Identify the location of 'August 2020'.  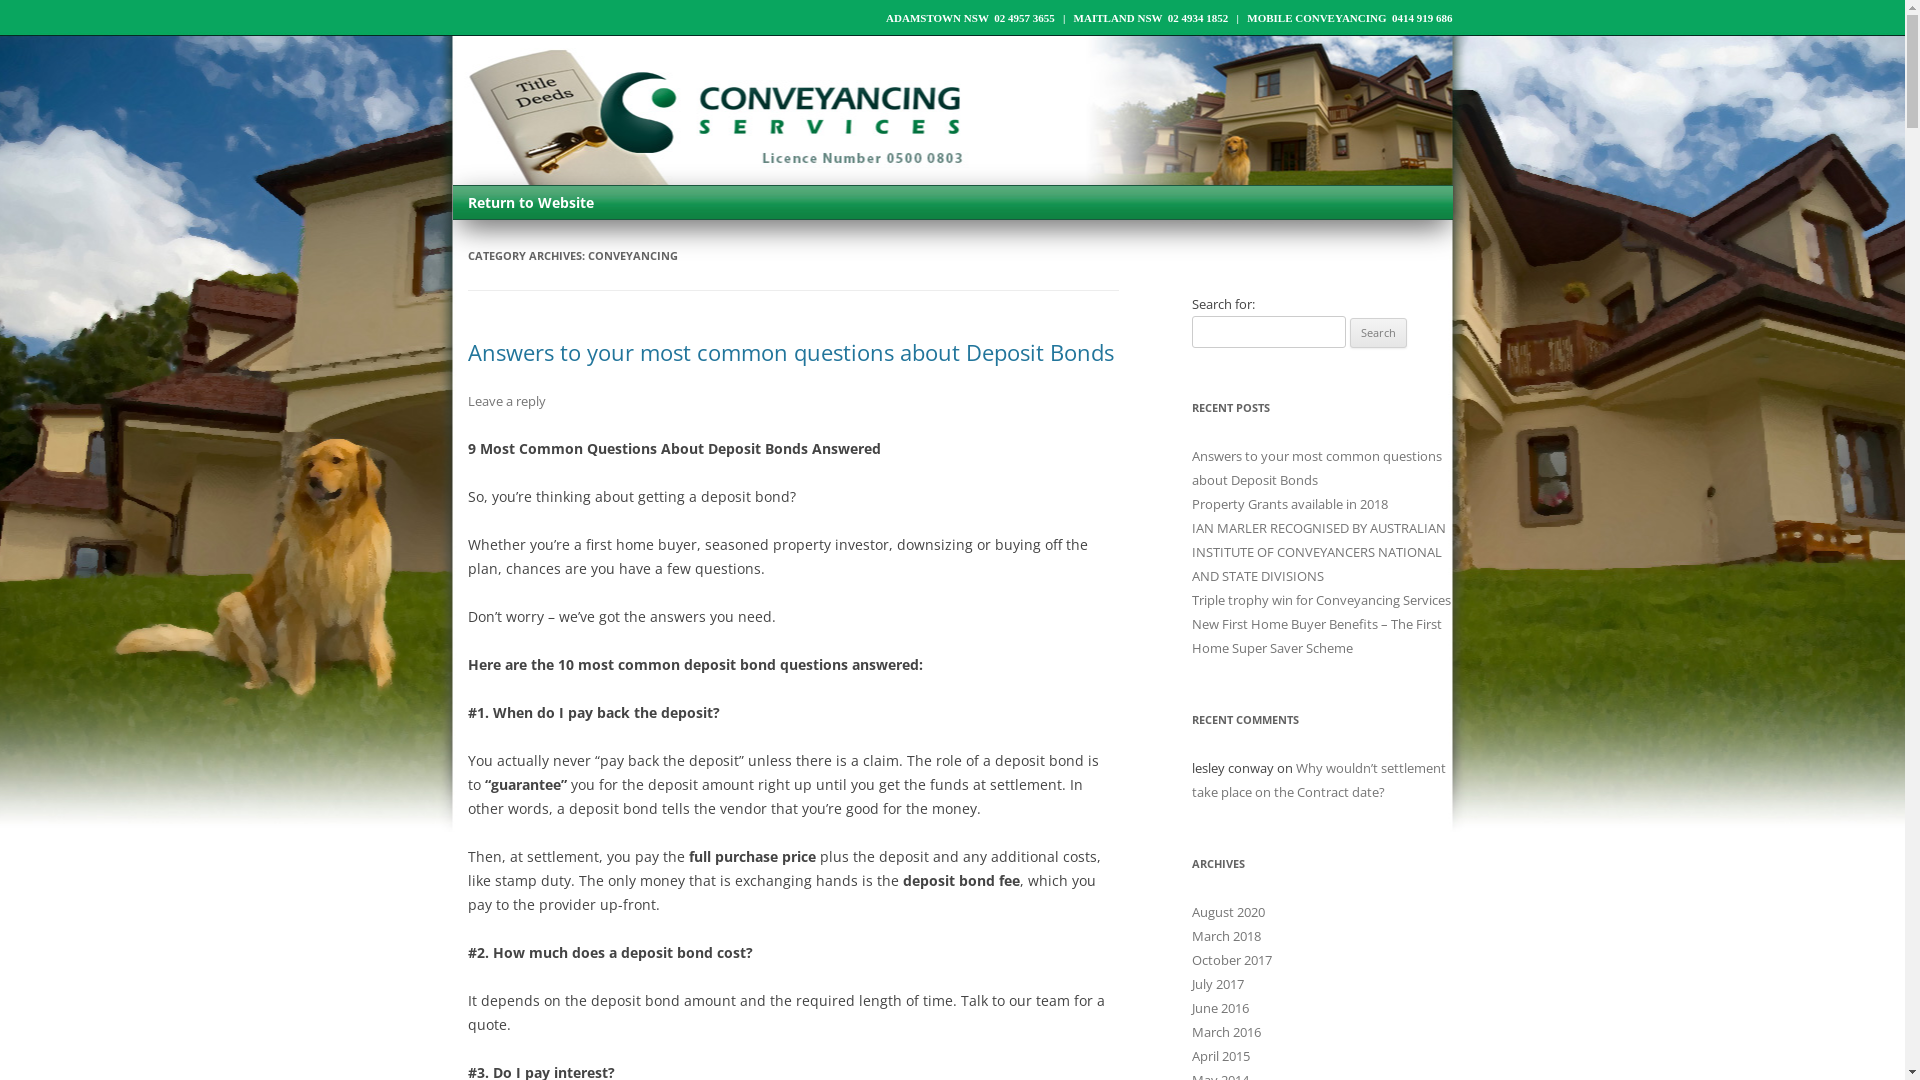
(1191, 911).